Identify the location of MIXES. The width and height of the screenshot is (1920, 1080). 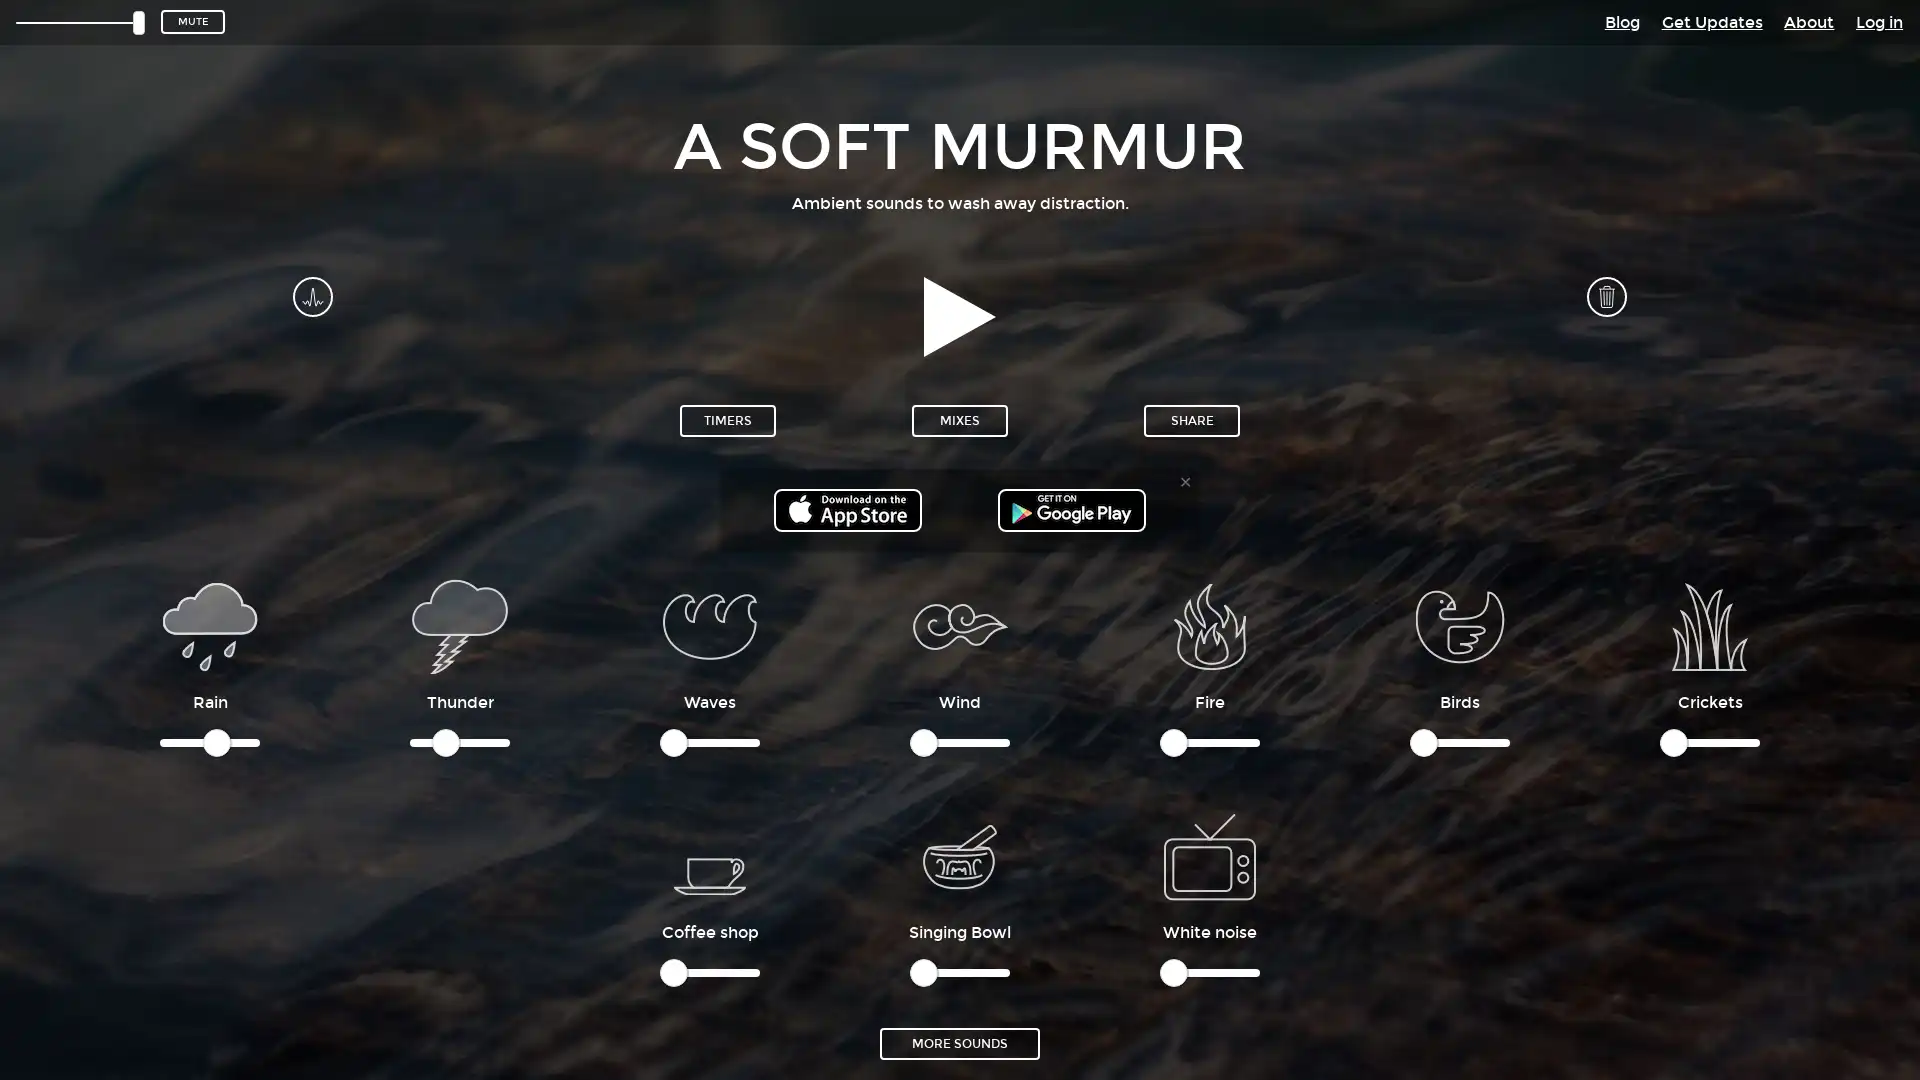
(960, 419).